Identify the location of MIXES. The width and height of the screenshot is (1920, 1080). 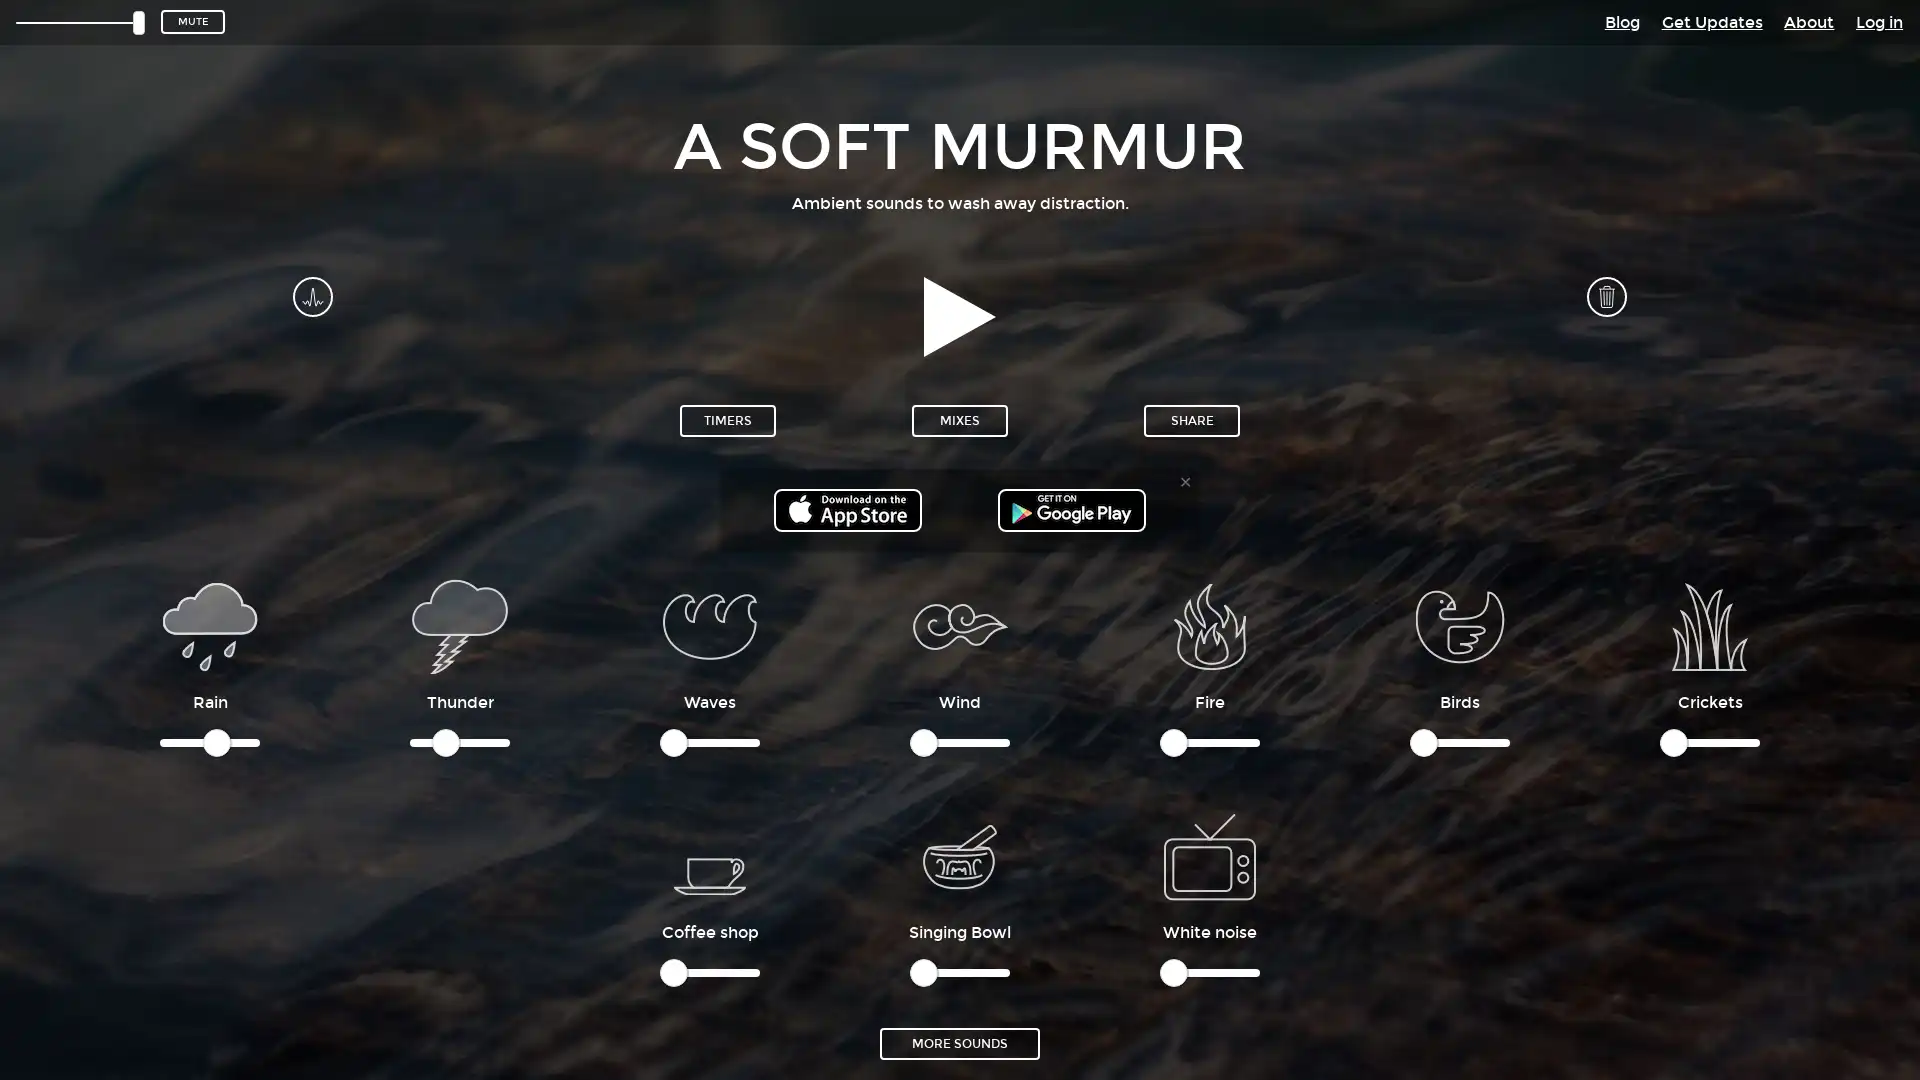
(960, 419).